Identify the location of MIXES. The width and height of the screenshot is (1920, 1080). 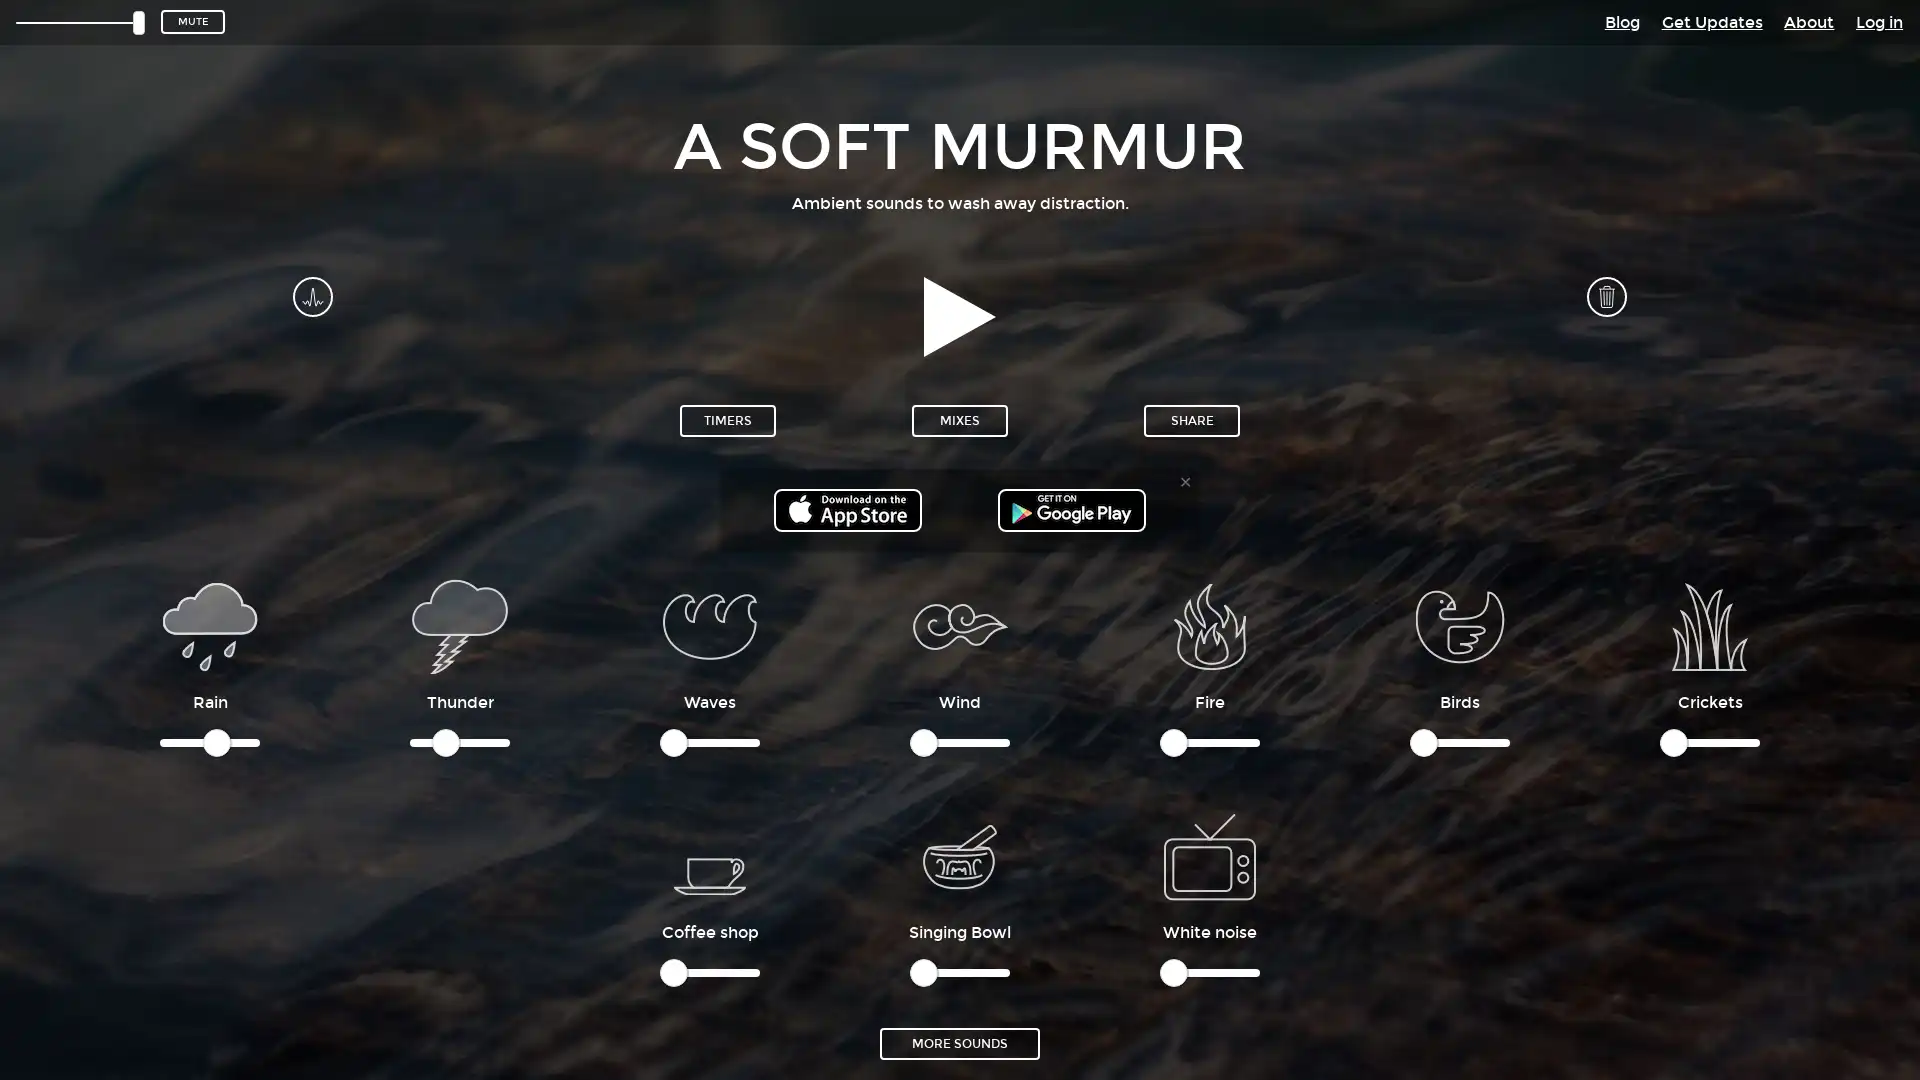
(960, 419).